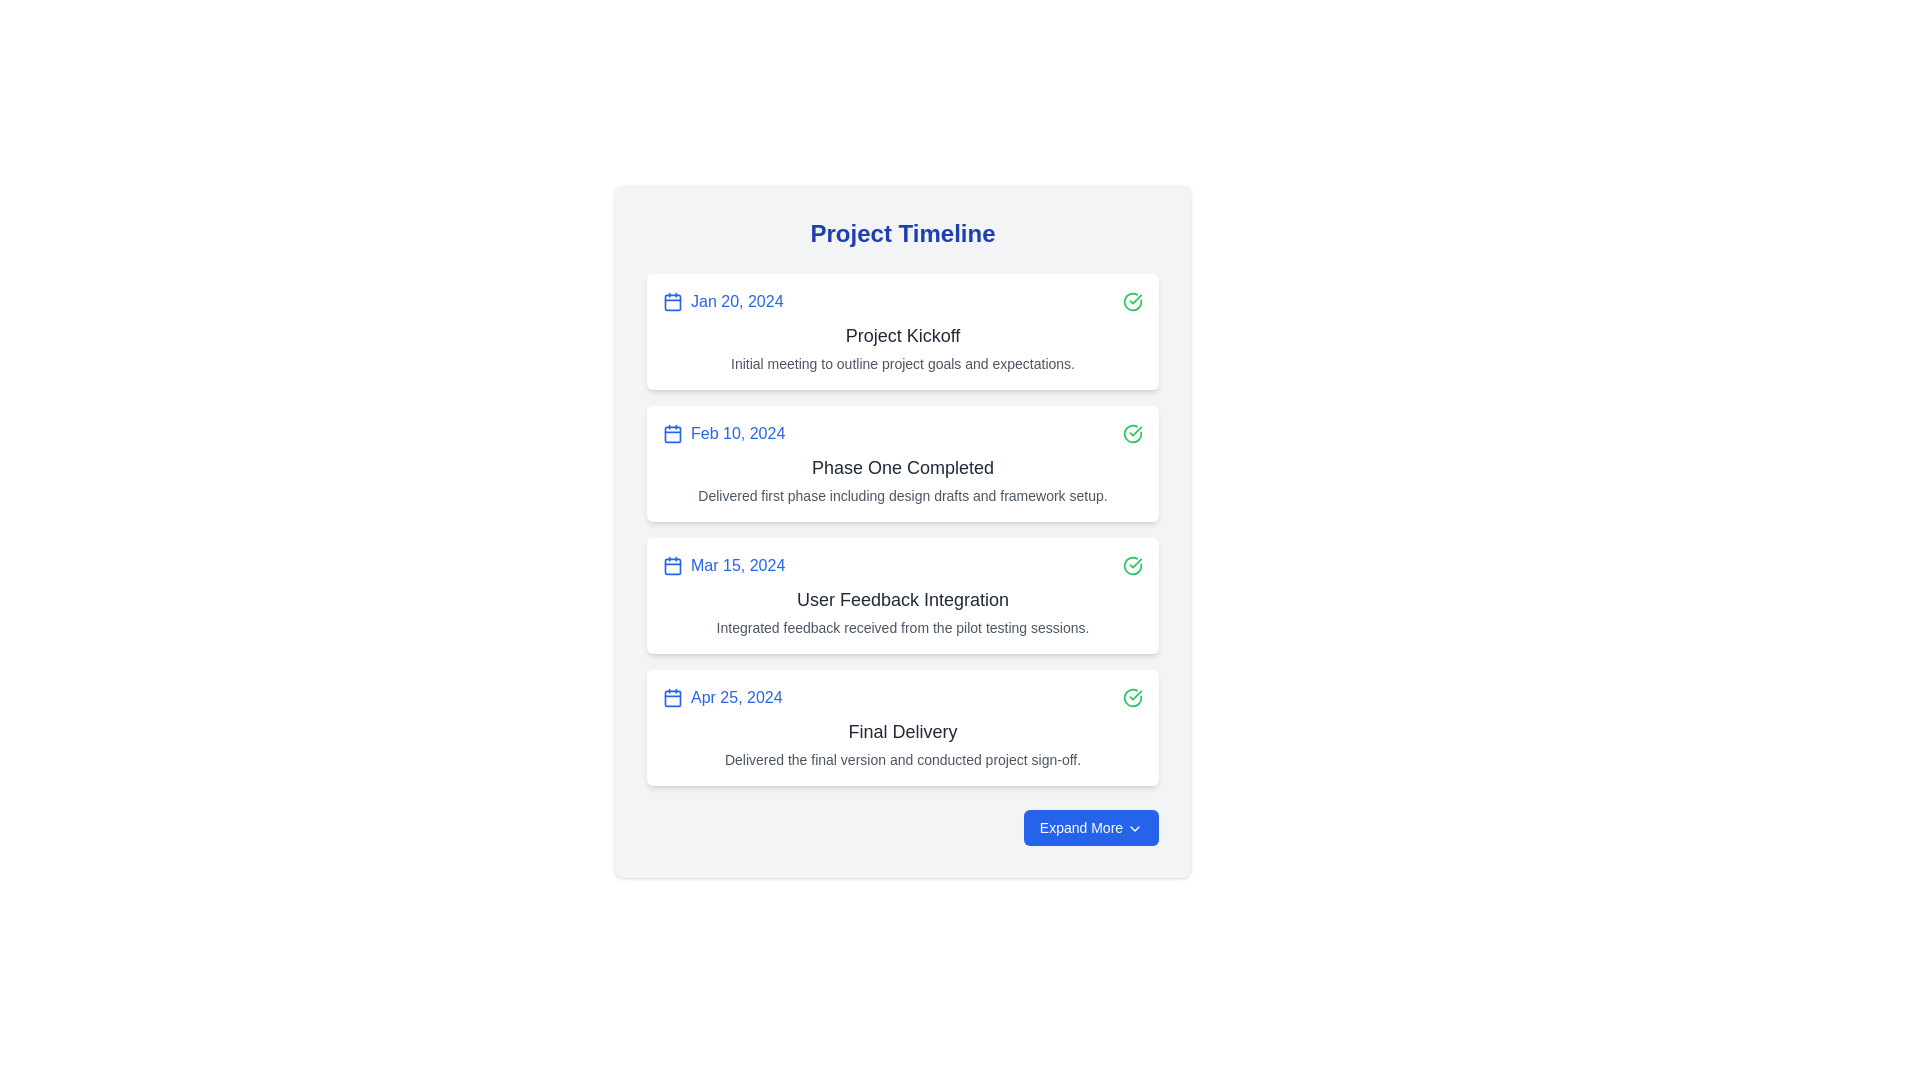  Describe the element at coordinates (1132, 301) in the screenshot. I see `the small green circular icon with a checkmark located at the far right of the row containing the 'Jan 20, 2024' date` at that location.